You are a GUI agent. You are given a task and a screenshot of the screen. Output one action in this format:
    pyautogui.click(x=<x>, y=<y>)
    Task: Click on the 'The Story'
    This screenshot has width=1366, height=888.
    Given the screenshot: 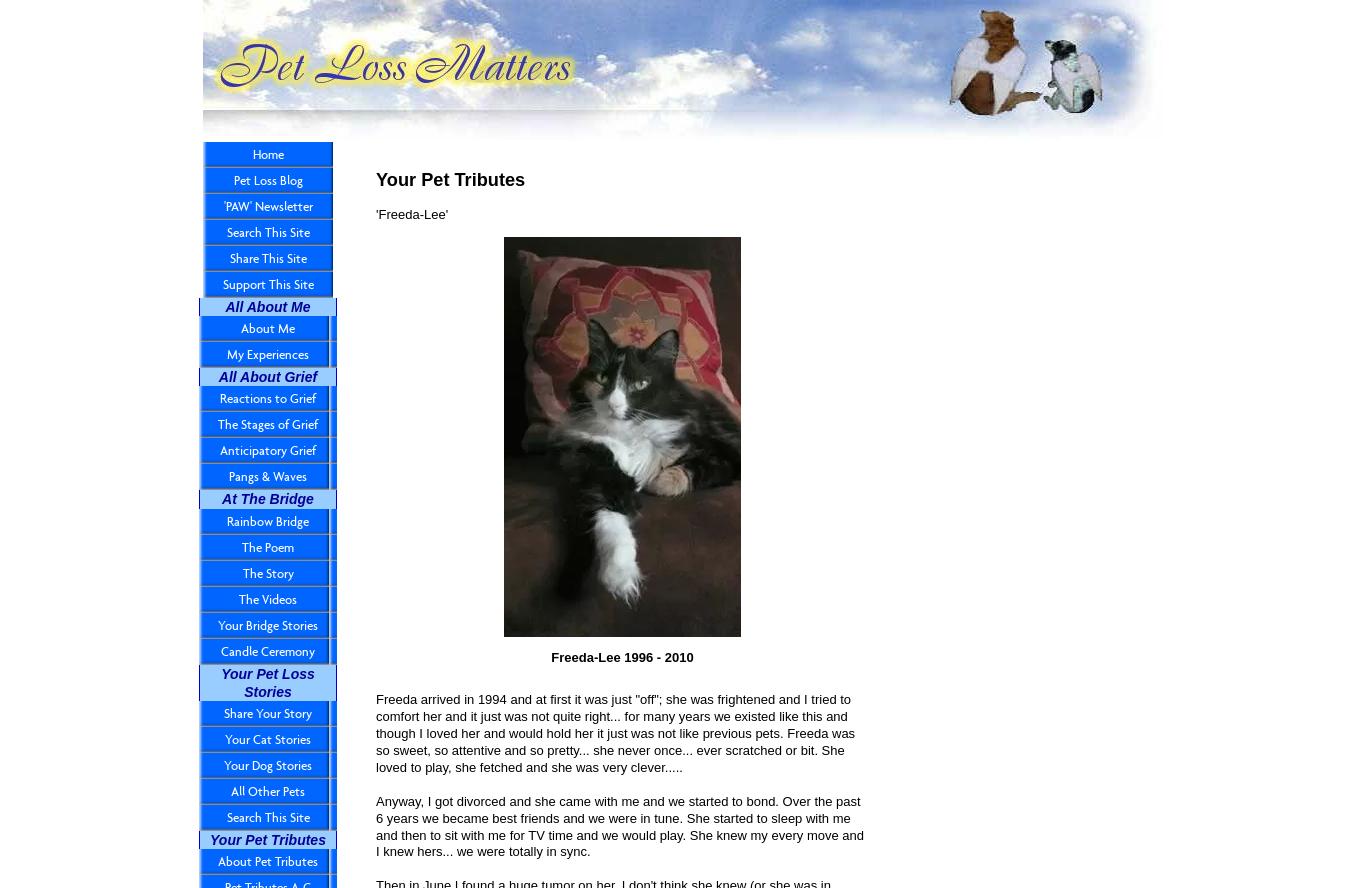 What is the action you would take?
    pyautogui.click(x=267, y=572)
    